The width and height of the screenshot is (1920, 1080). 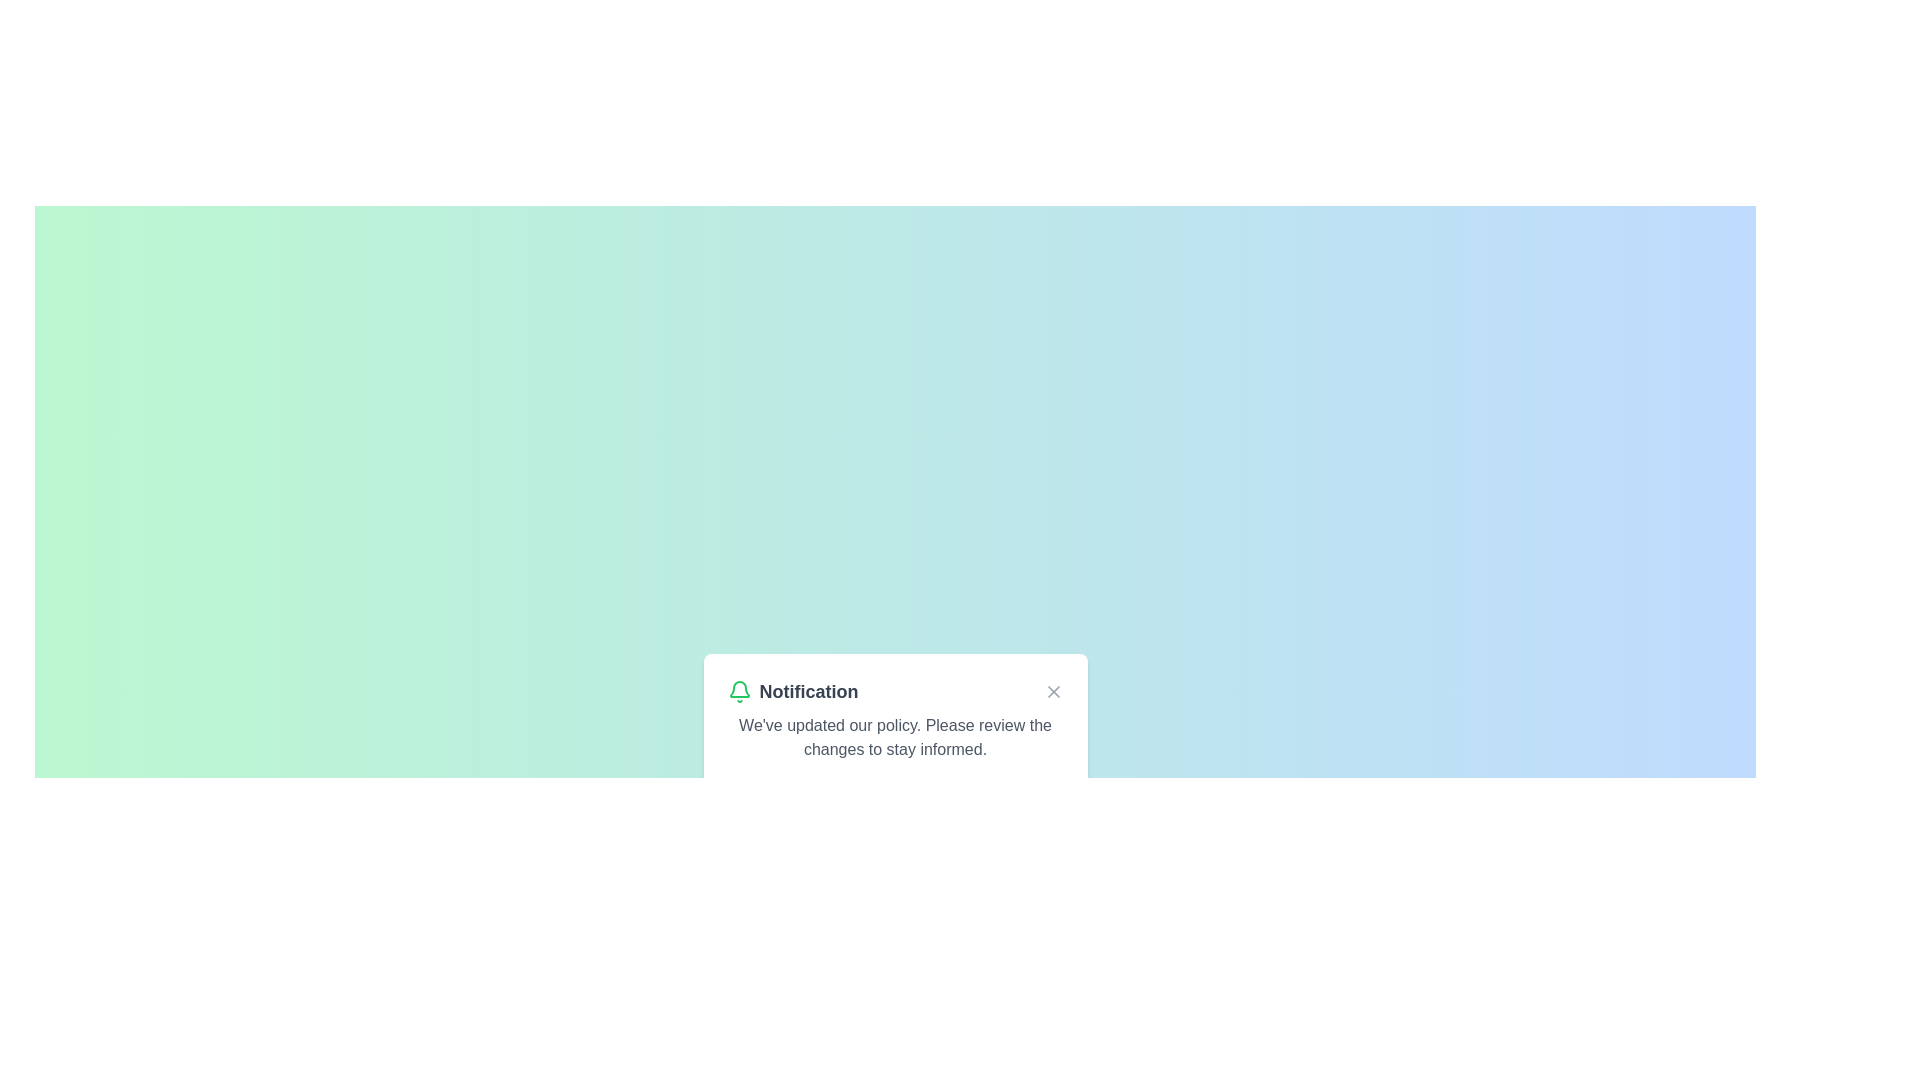 What do you see at coordinates (791, 690) in the screenshot?
I see `text 'Notification' from the Text Label located in the notification header to the right of the green bell icon` at bounding box center [791, 690].